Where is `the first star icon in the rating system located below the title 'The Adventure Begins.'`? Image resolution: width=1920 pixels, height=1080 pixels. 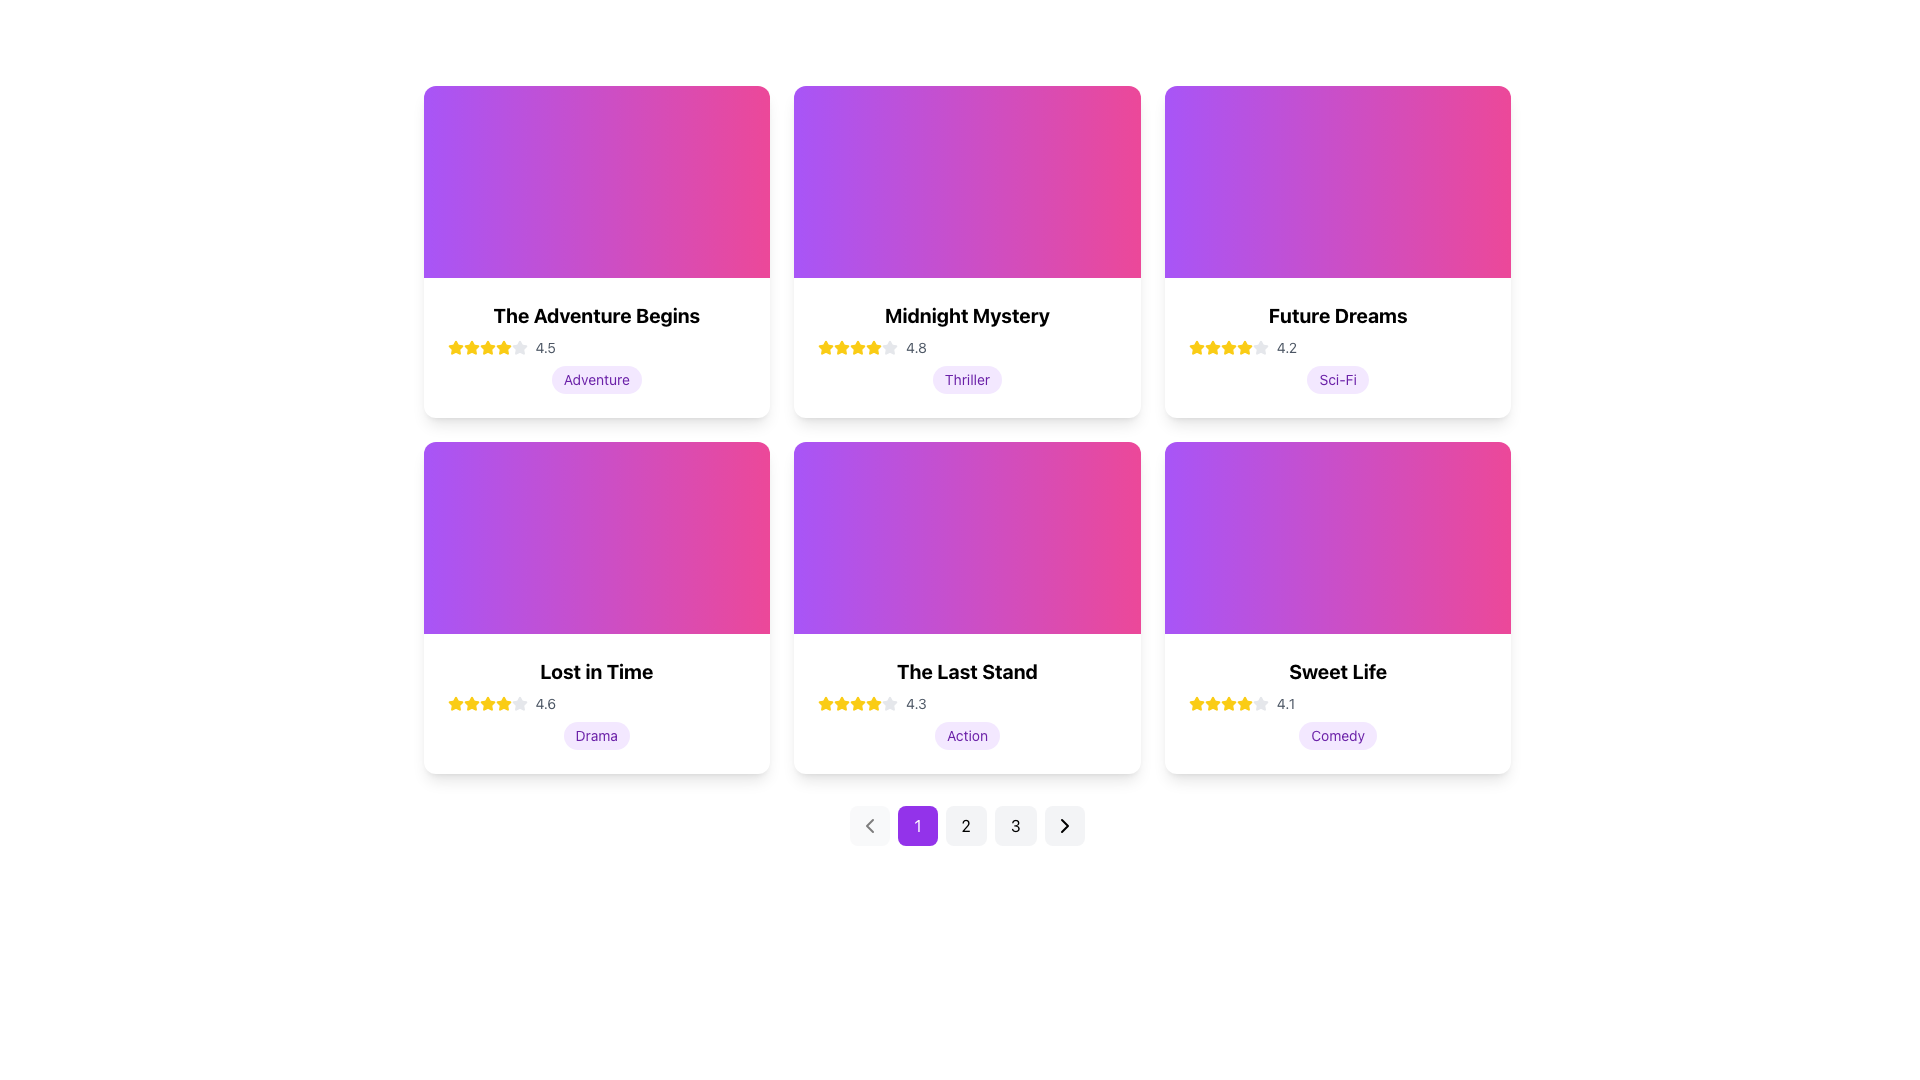
the first star icon in the rating system located below the title 'The Adventure Begins.' is located at coordinates (454, 346).